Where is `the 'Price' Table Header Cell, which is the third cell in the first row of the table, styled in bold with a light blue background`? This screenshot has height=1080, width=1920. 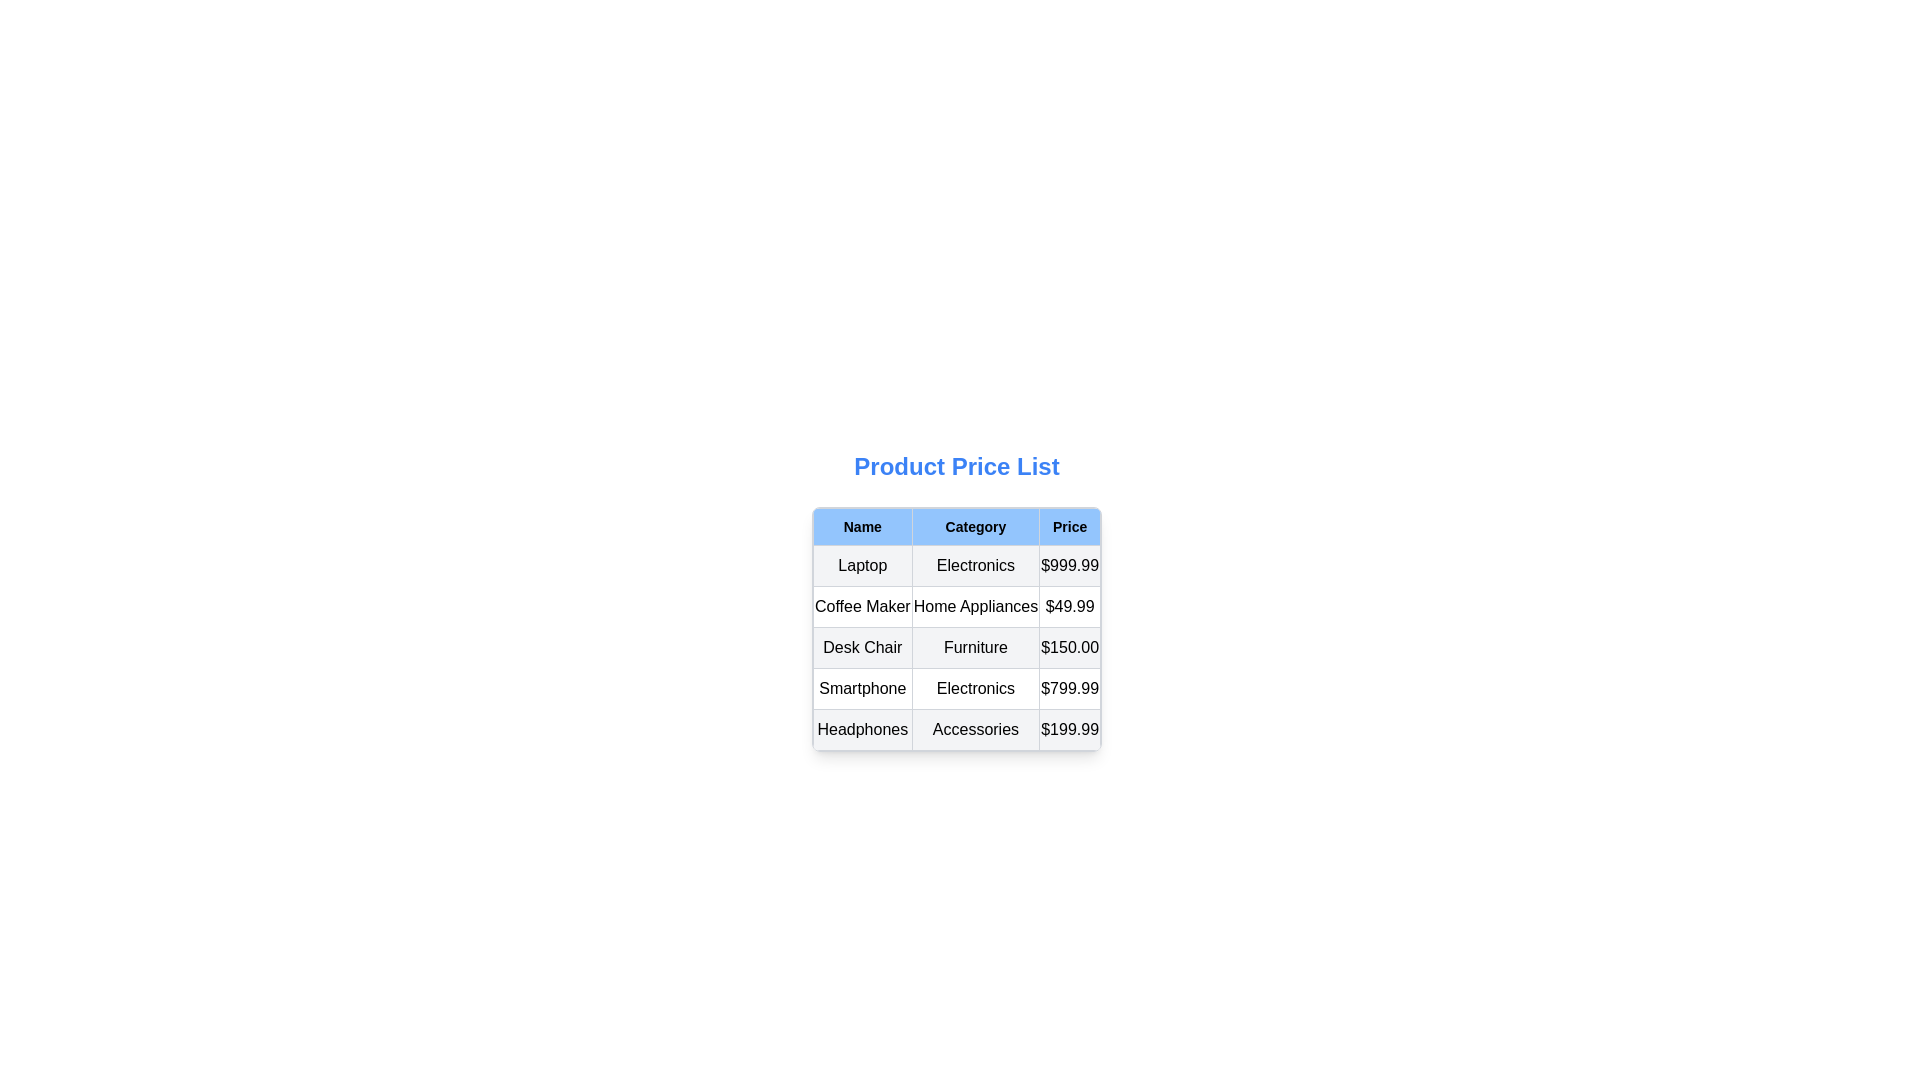
the 'Price' Table Header Cell, which is the third cell in the first row of the table, styled in bold with a light blue background is located at coordinates (1069, 526).